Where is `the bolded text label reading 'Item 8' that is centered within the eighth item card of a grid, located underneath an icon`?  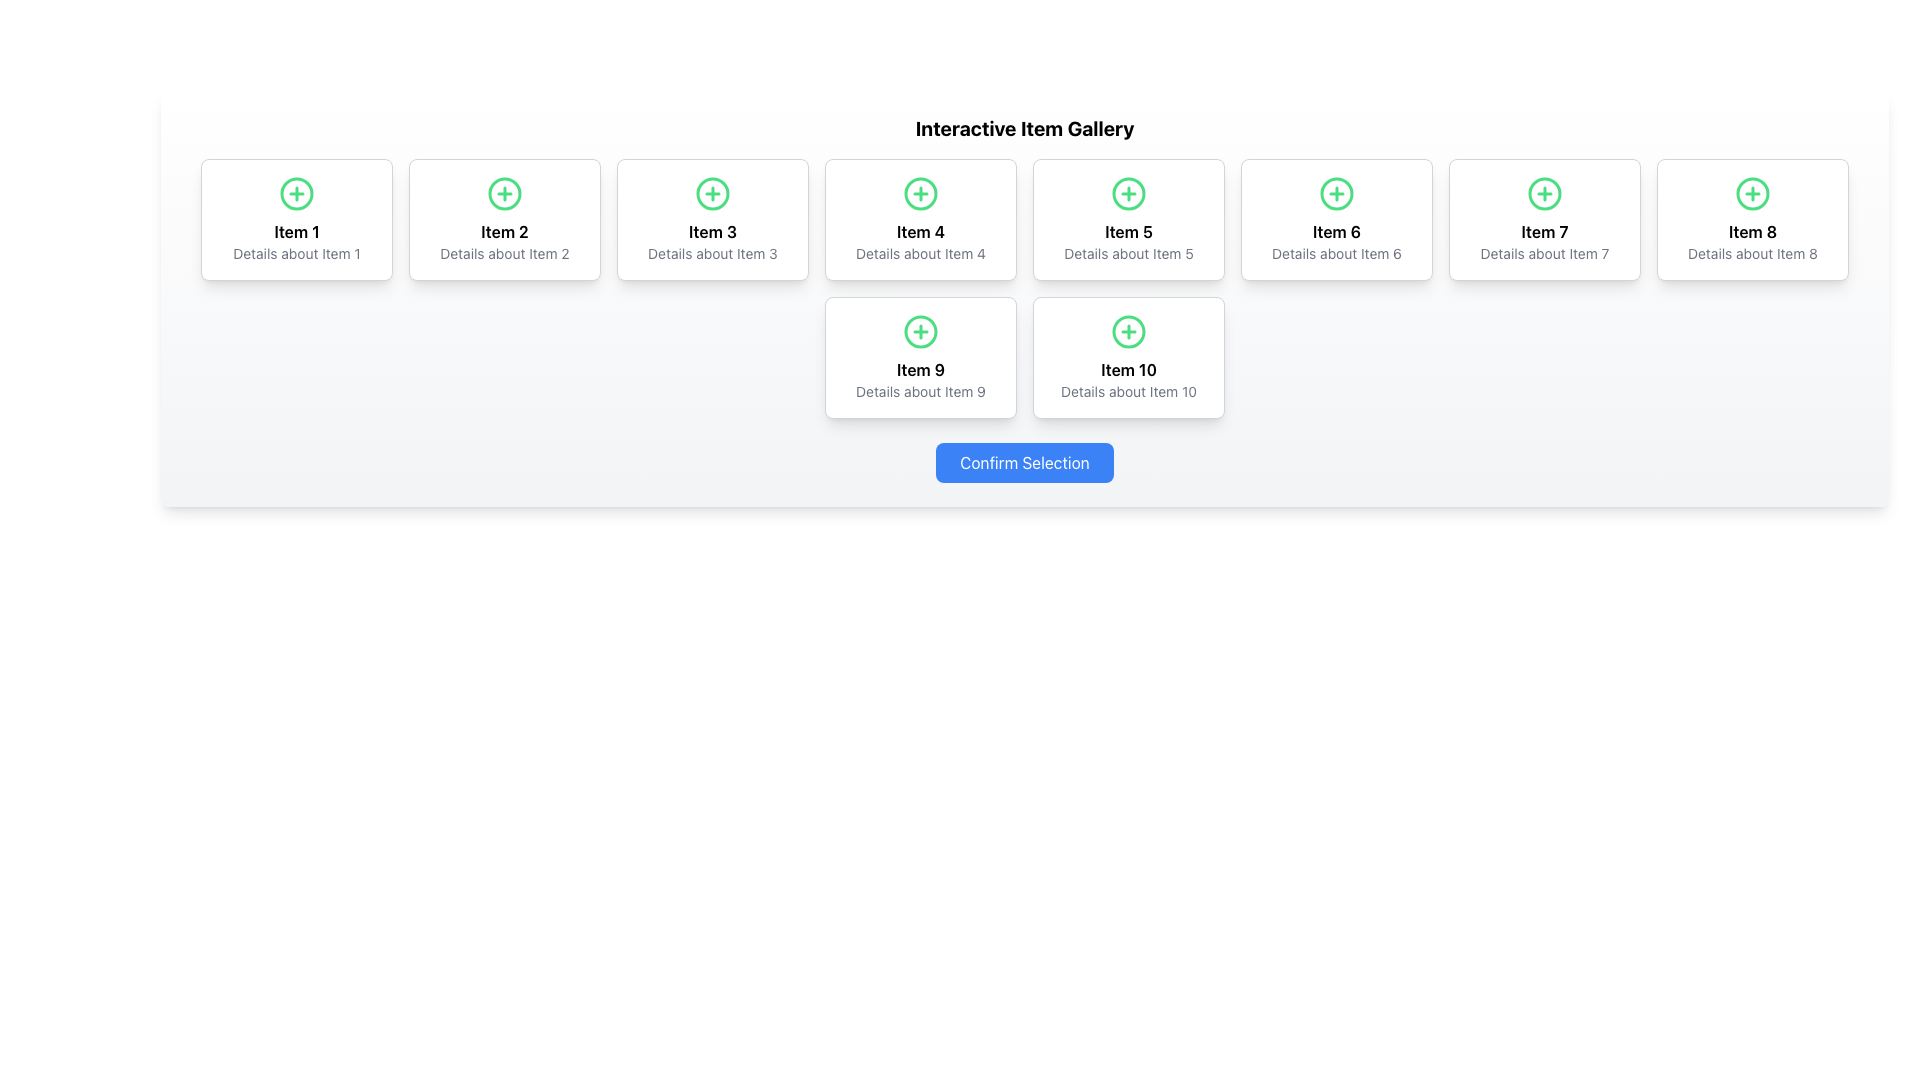 the bolded text label reading 'Item 8' that is centered within the eighth item card of a grid, located underneath an icon is located at coordinates (1751, 230).